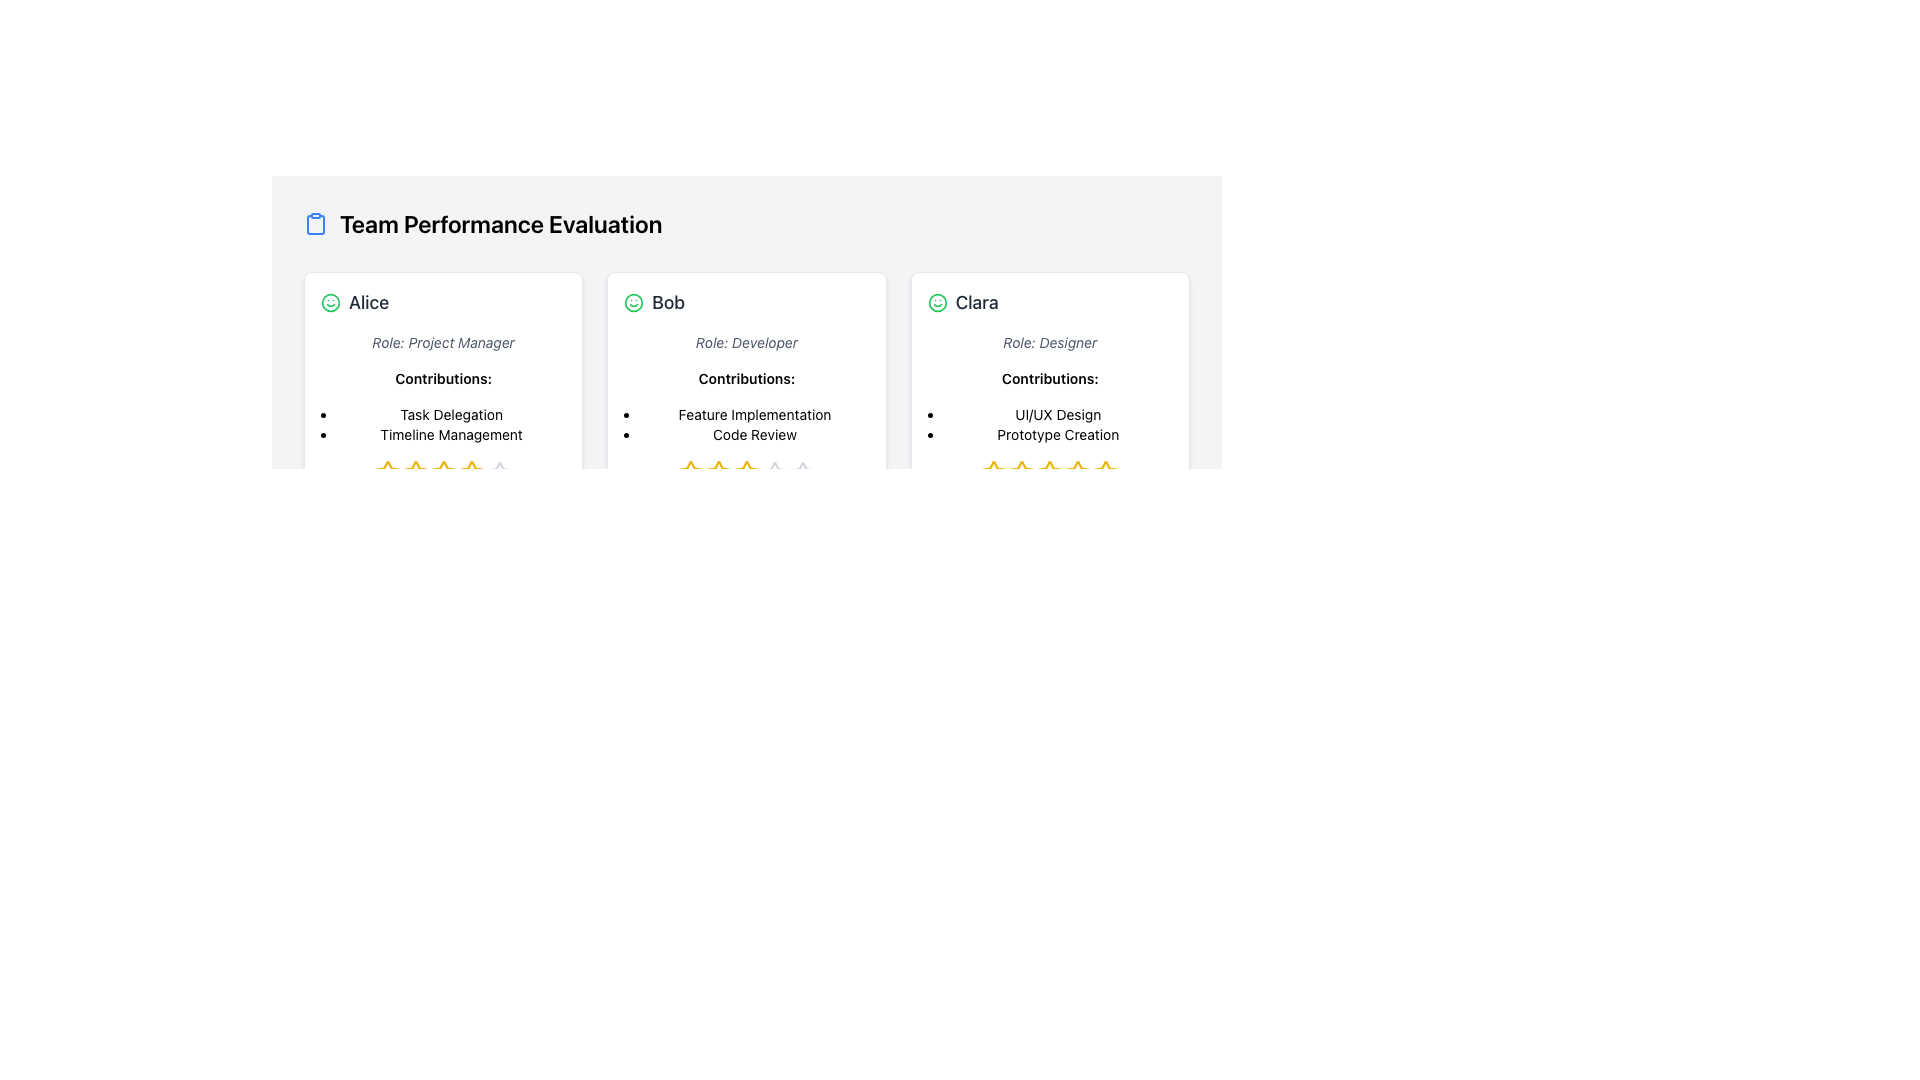 This screenshot has width=1920, height=1080. What do you see at coordinates (1105, 473) in the screenshot?
I see `the sixth star-shaped yellow icon in the row associated with the 'Clara' evaluation card` at bounding box center [1105, 473].